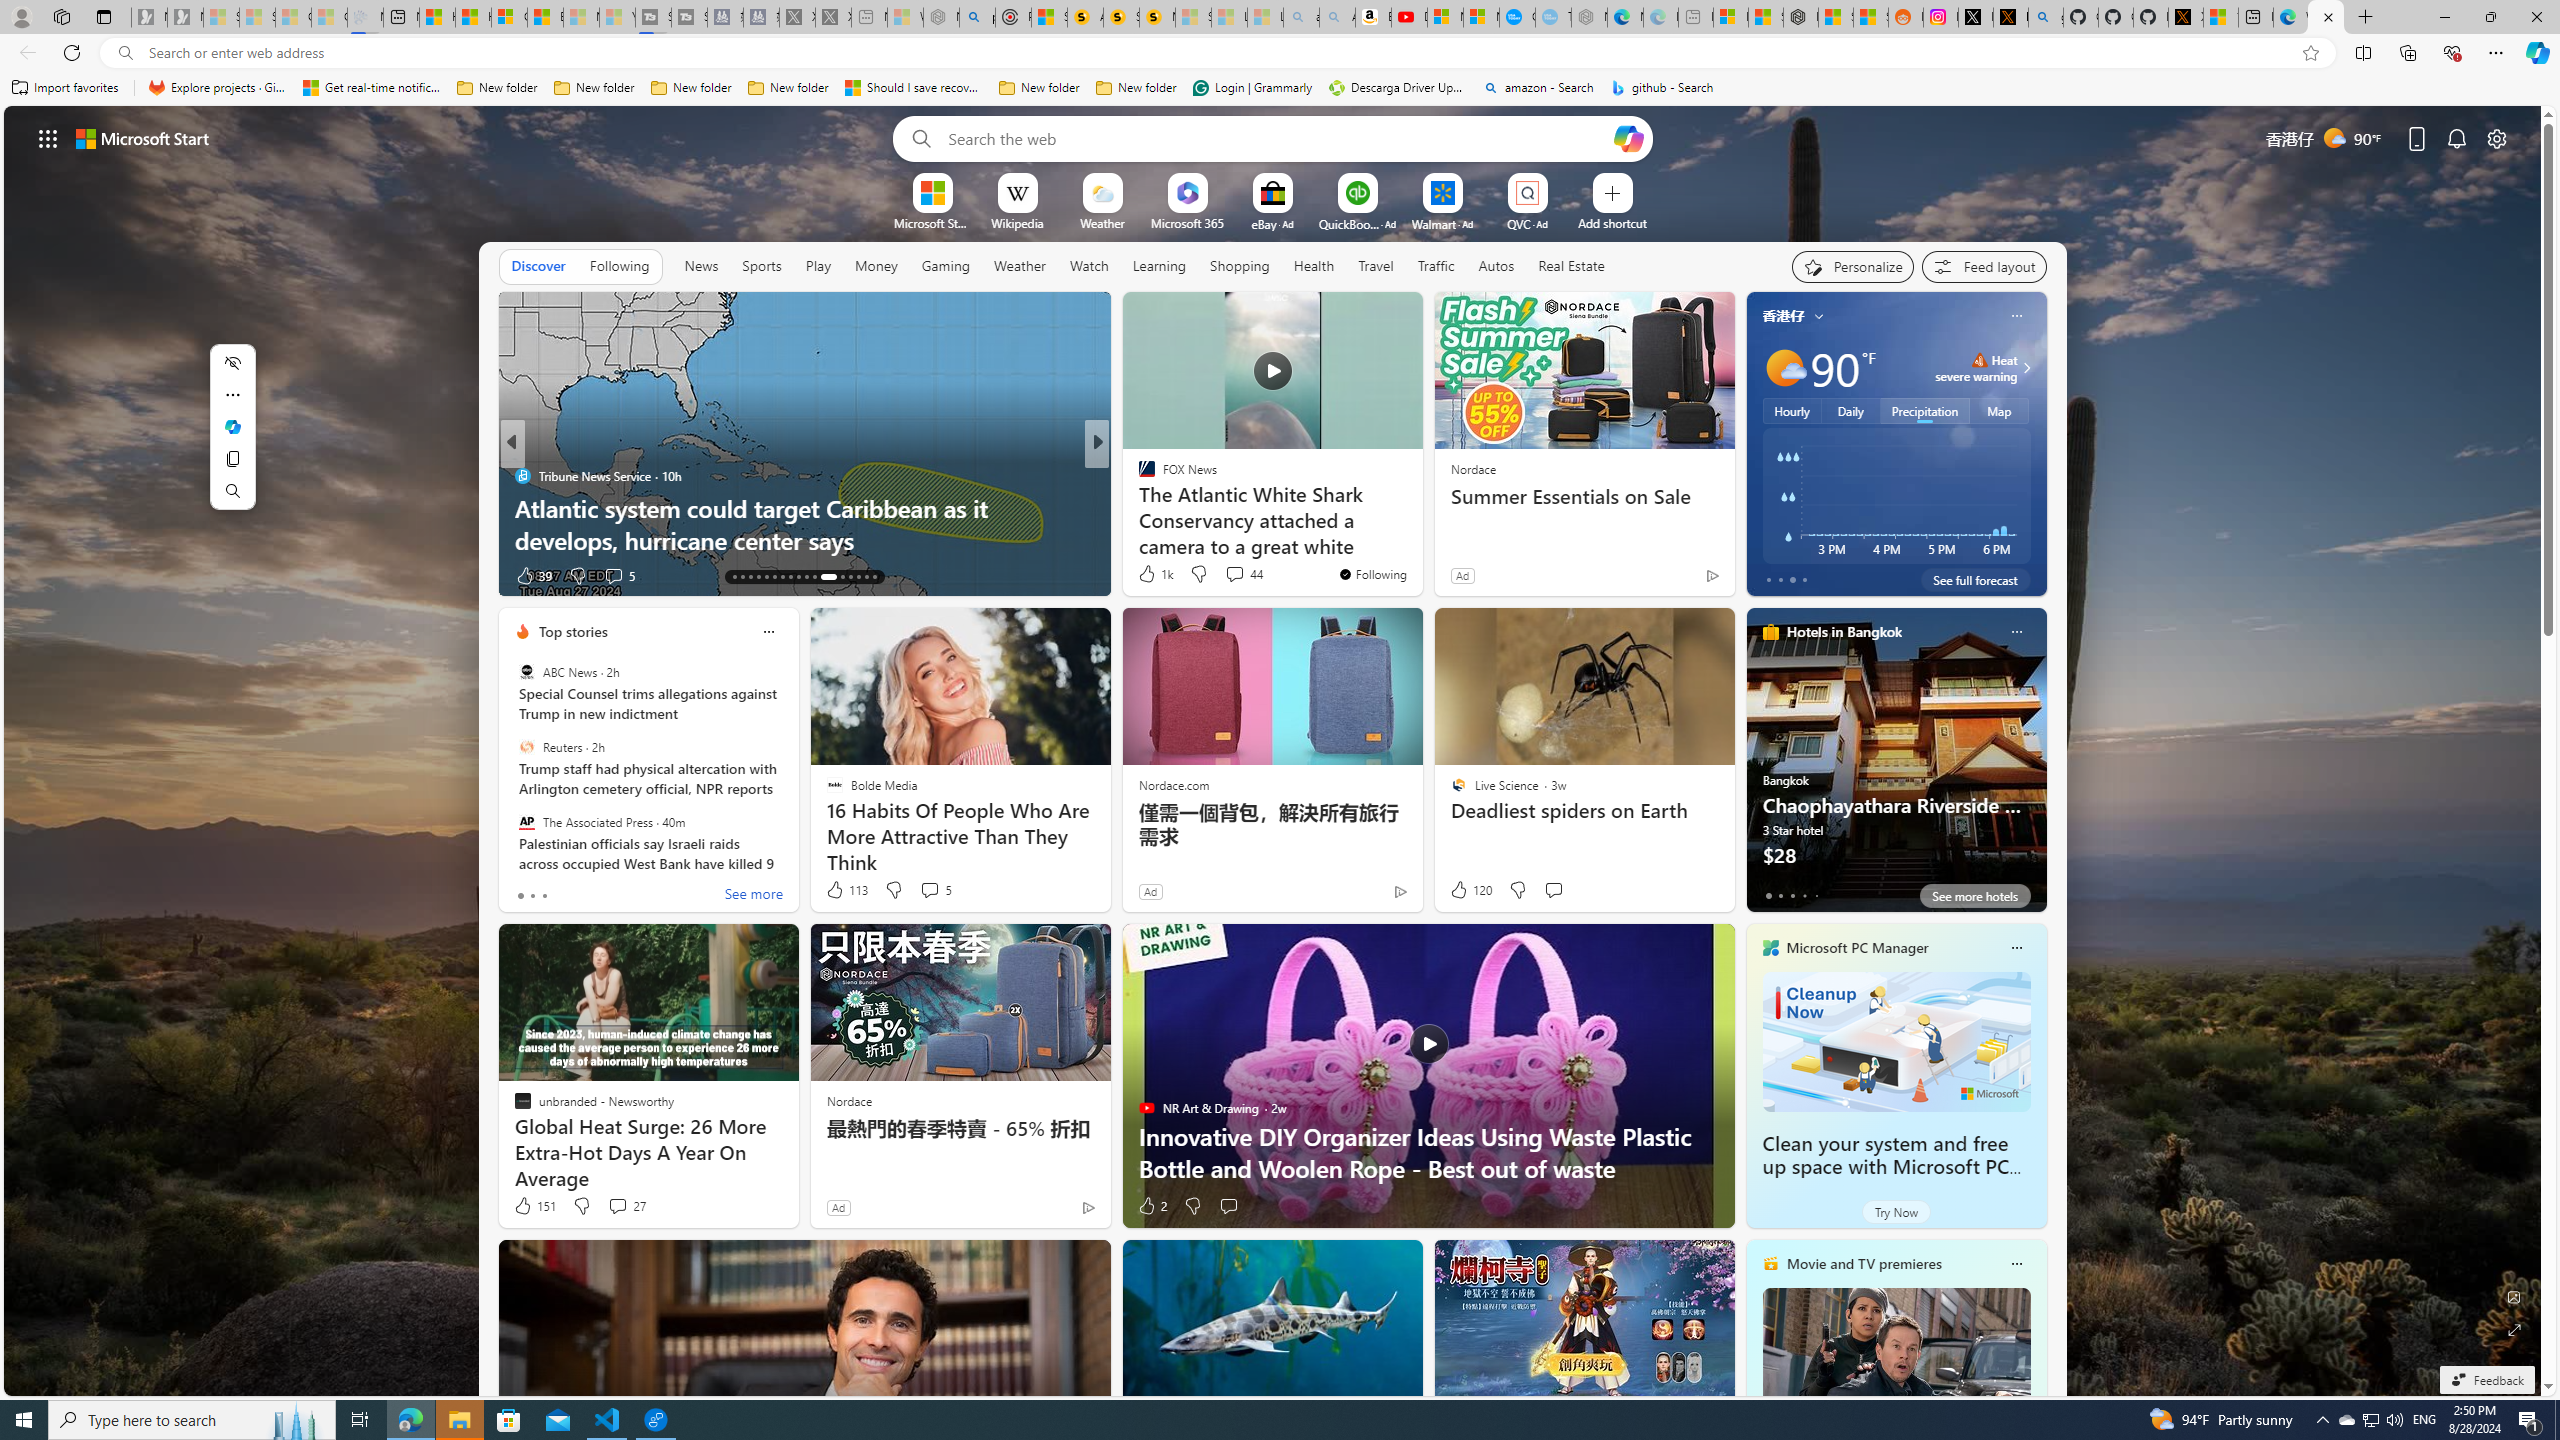 The height and width of the screenshot is (1440, 2560). What do you see at coordinates (533, 1206) in the screenshot?
I see `'151 Like'` at bounding box center [533, 1206].